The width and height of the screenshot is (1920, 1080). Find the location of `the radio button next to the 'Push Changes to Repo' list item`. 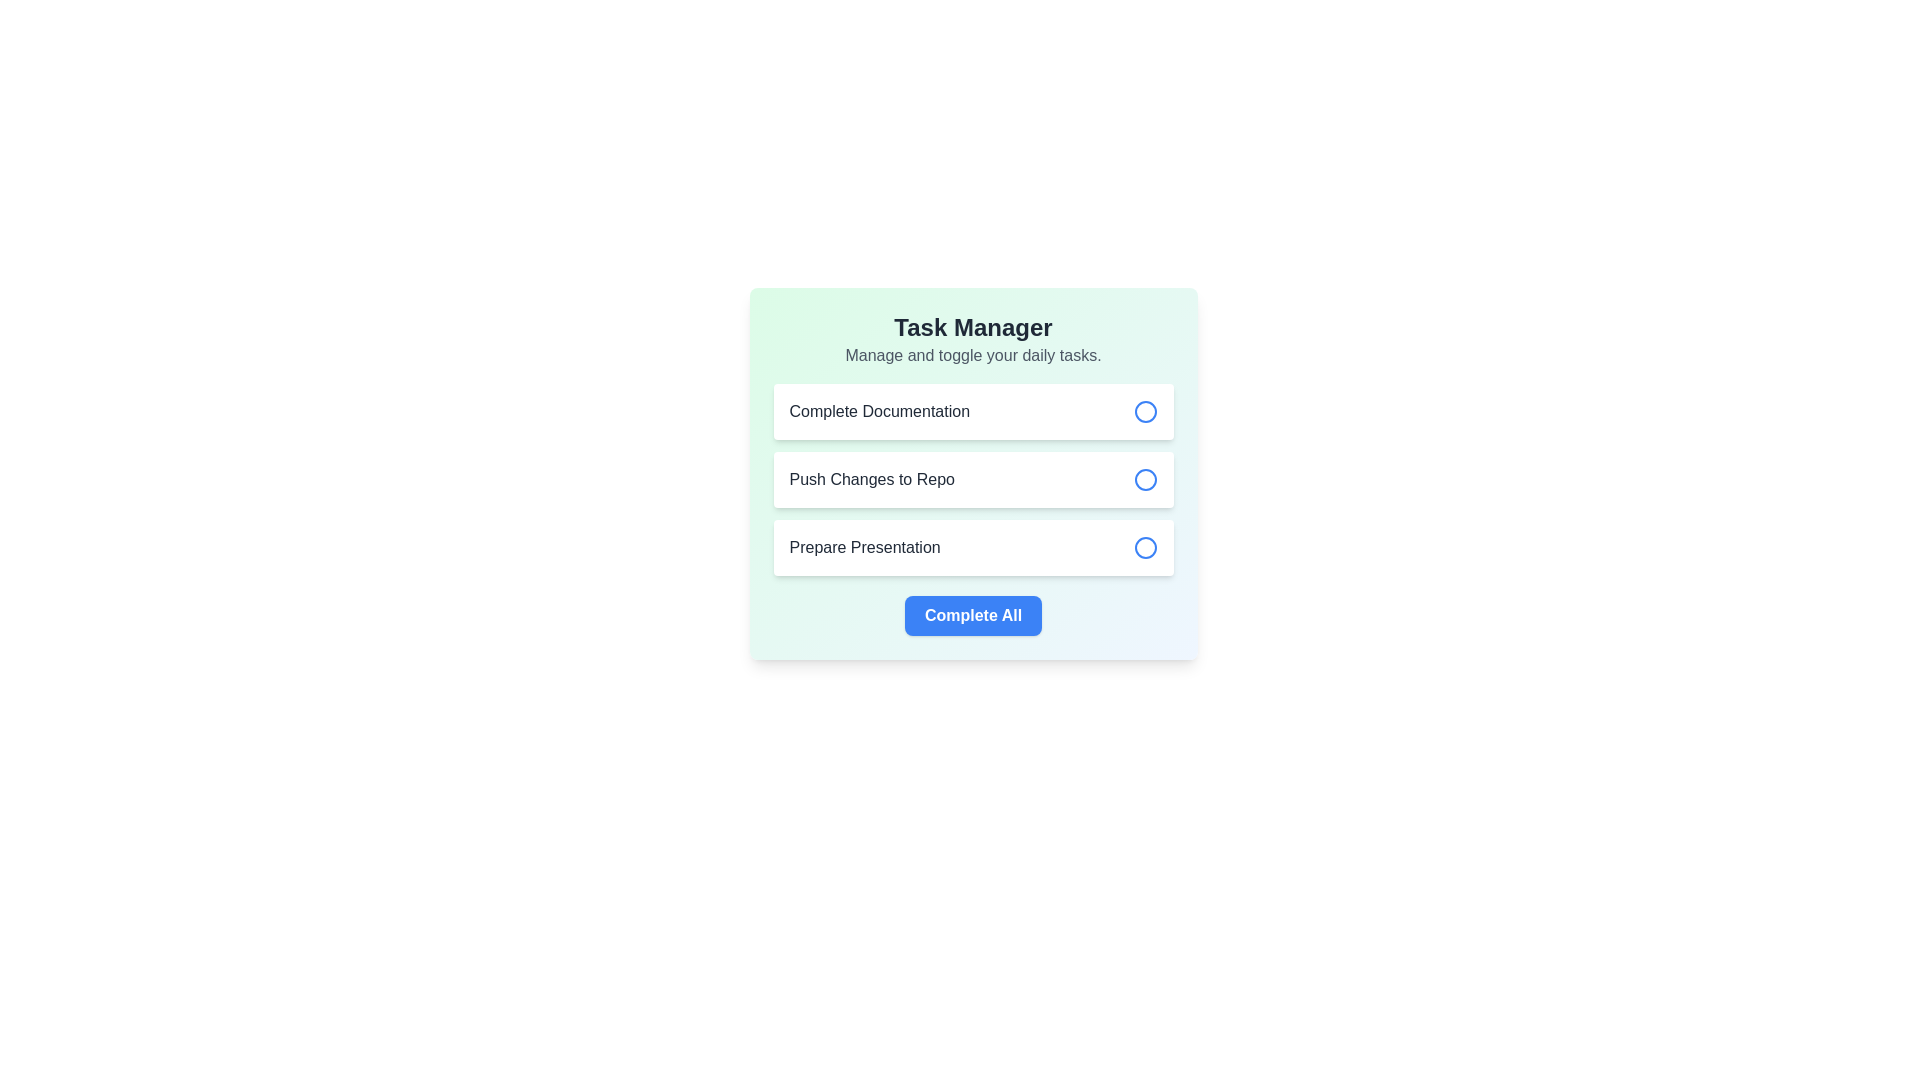

the radio button next to the 'Push Changes to Repo' list item is located at coordinates (1145, 479).